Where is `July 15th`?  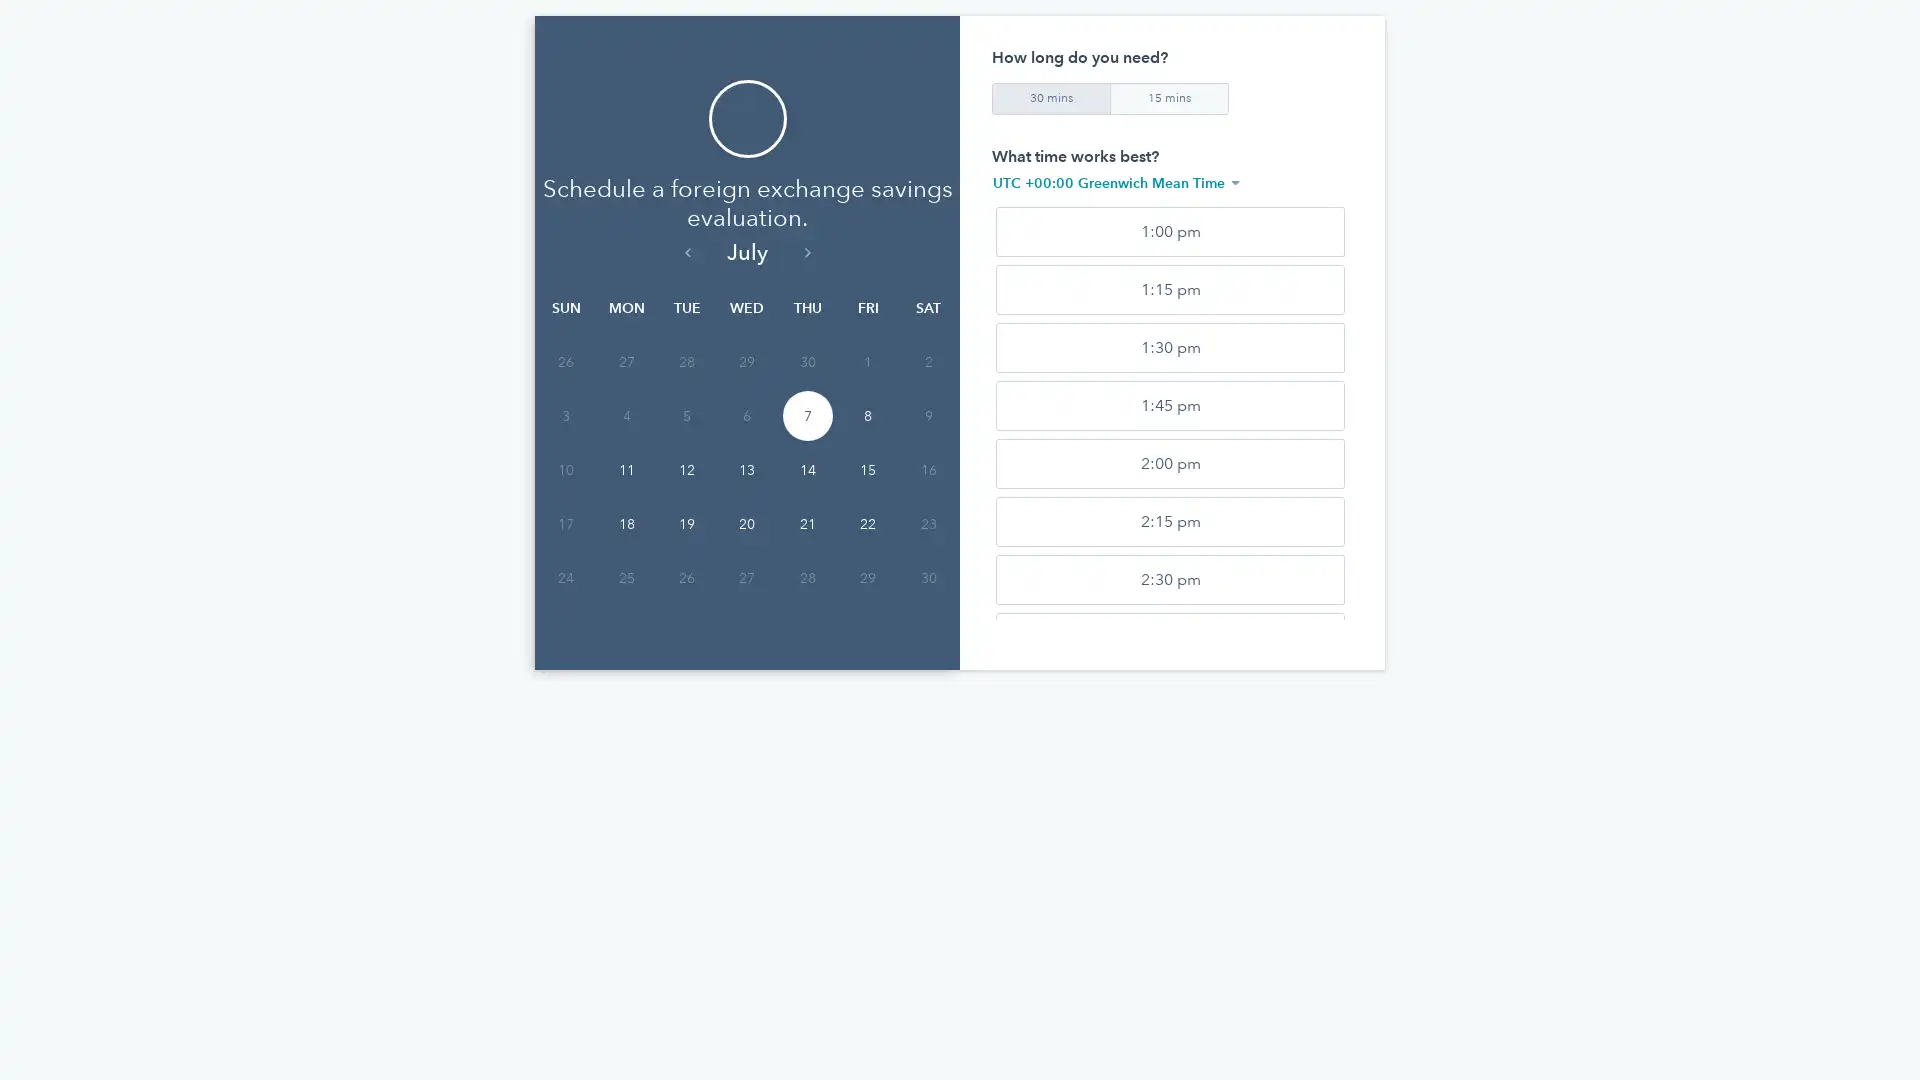 July 15th is located at coordinates (868, 470).